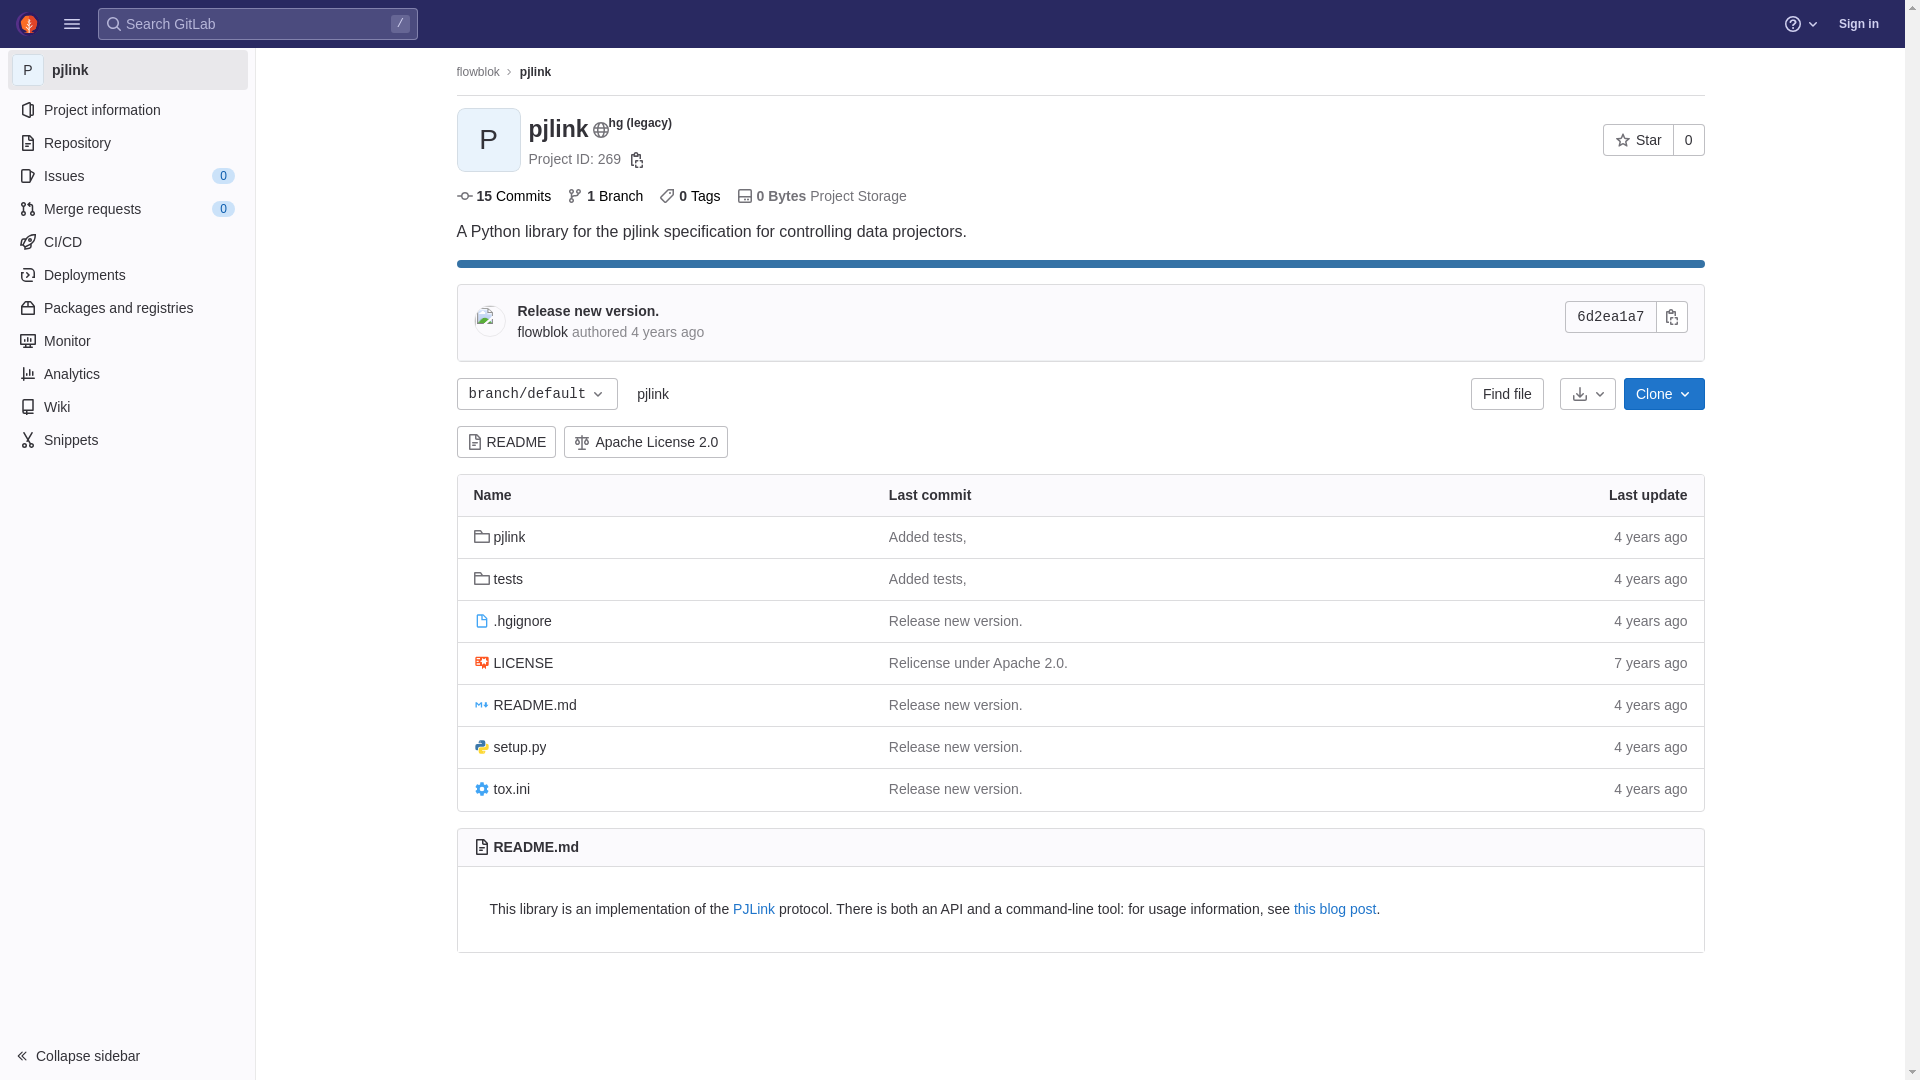  Describe the element at coordinates (126, 141) in the screenshot. I see `'Repository'` at that location.